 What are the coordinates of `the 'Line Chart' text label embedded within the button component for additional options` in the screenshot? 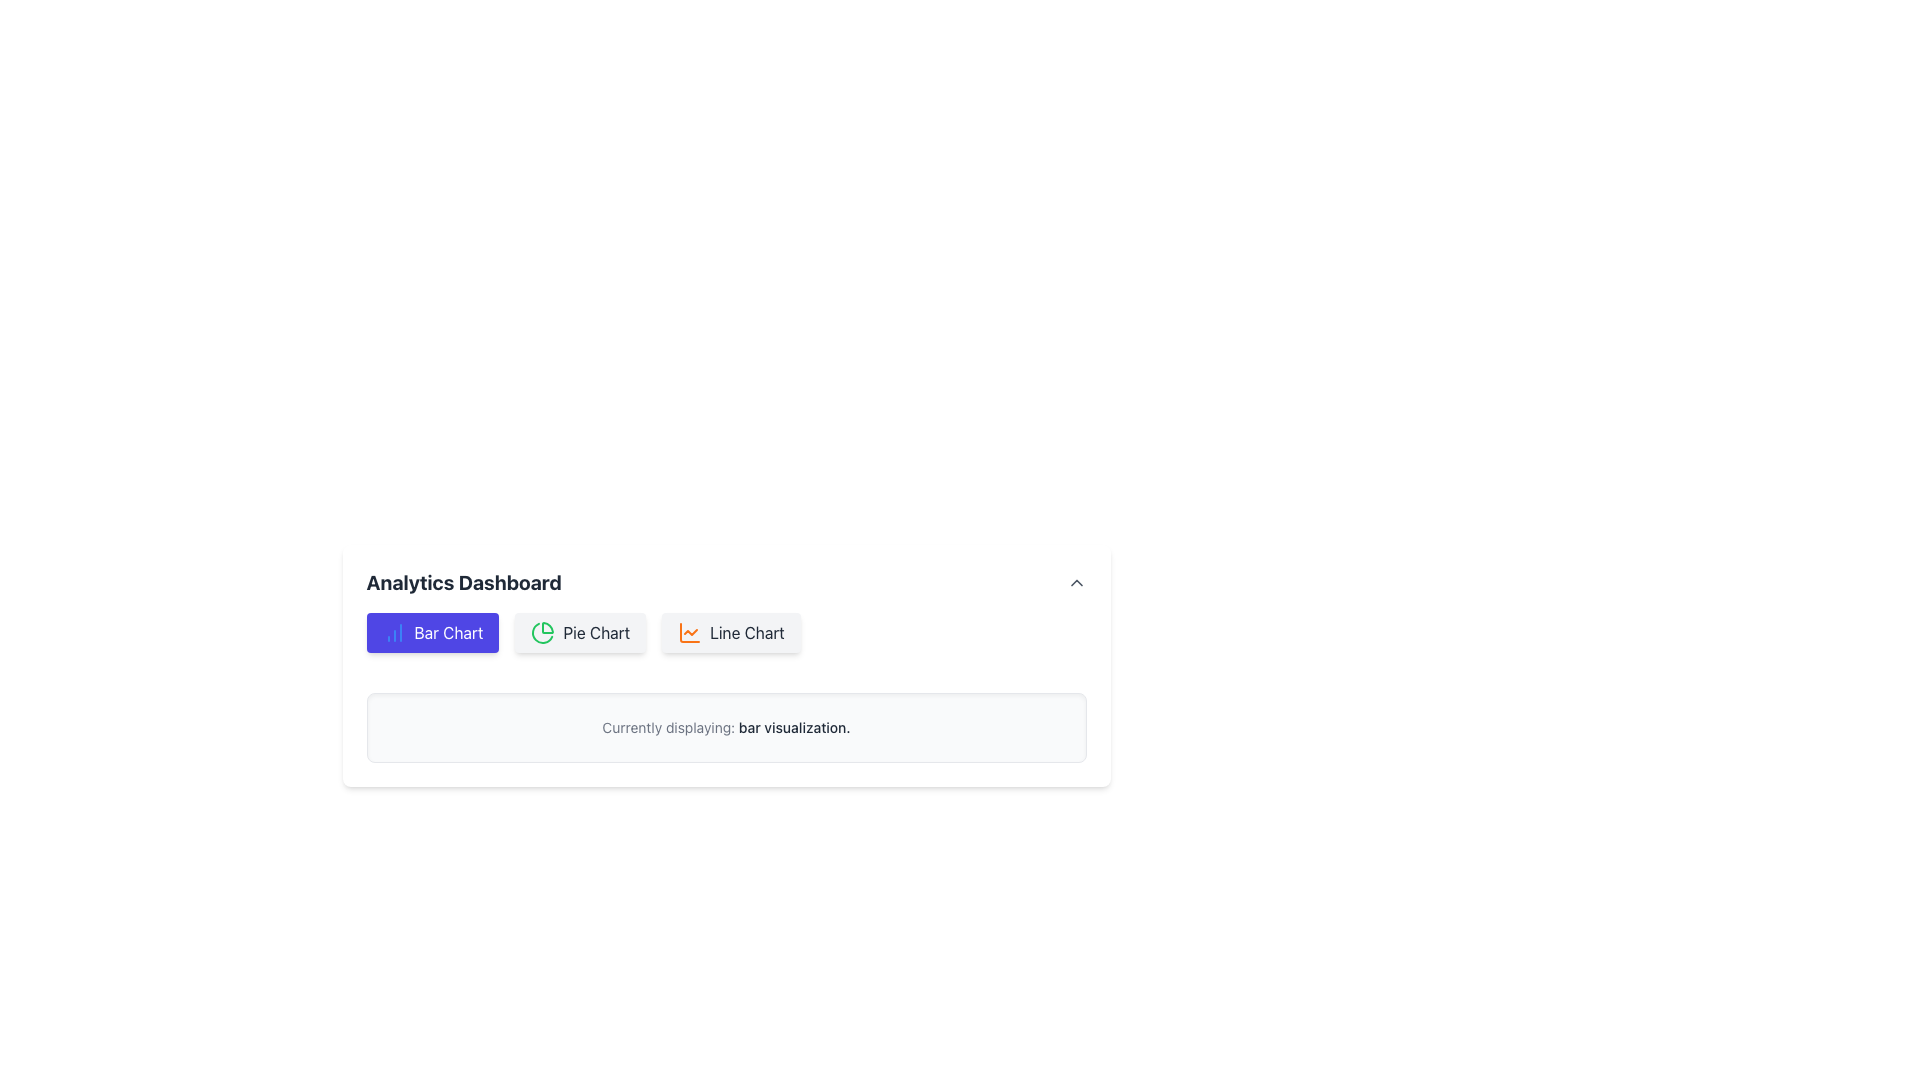 It's located at (746, 632).